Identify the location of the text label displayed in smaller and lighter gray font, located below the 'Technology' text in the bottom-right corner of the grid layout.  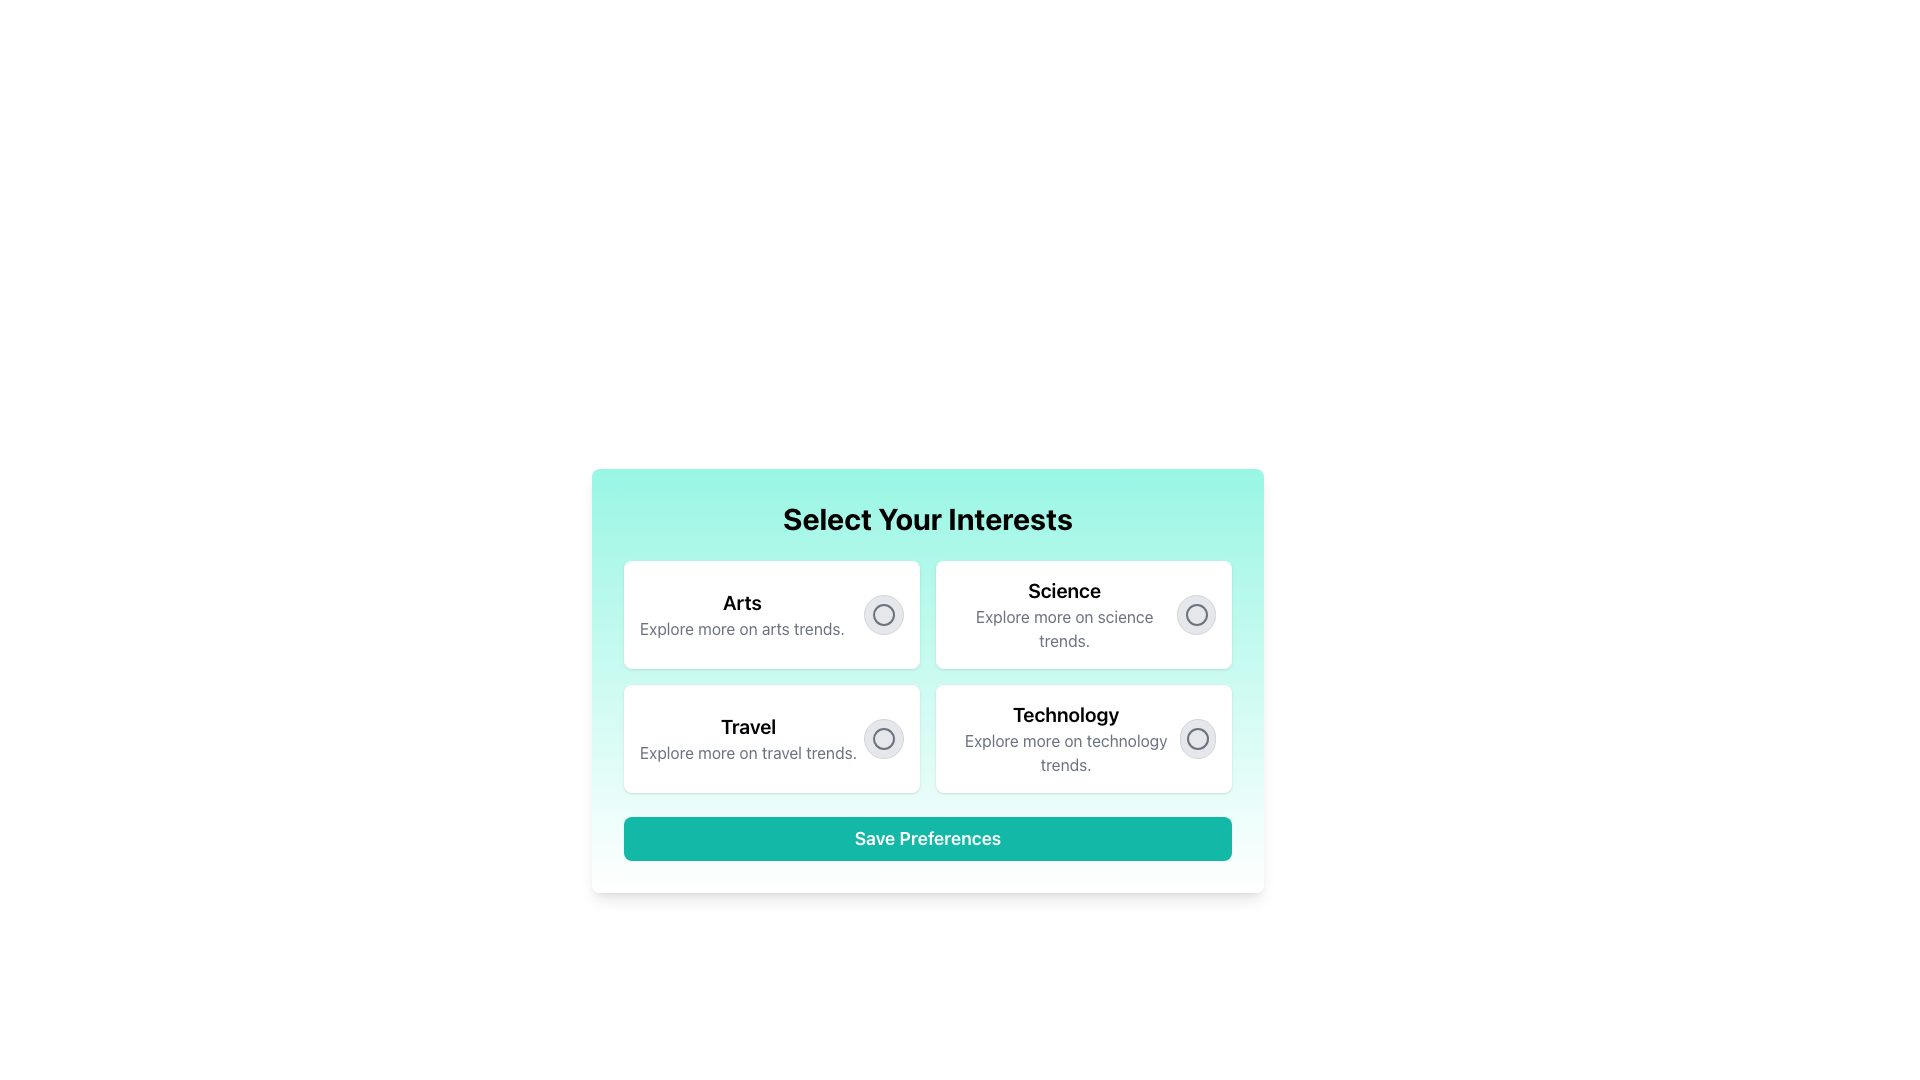
(1065, 752).